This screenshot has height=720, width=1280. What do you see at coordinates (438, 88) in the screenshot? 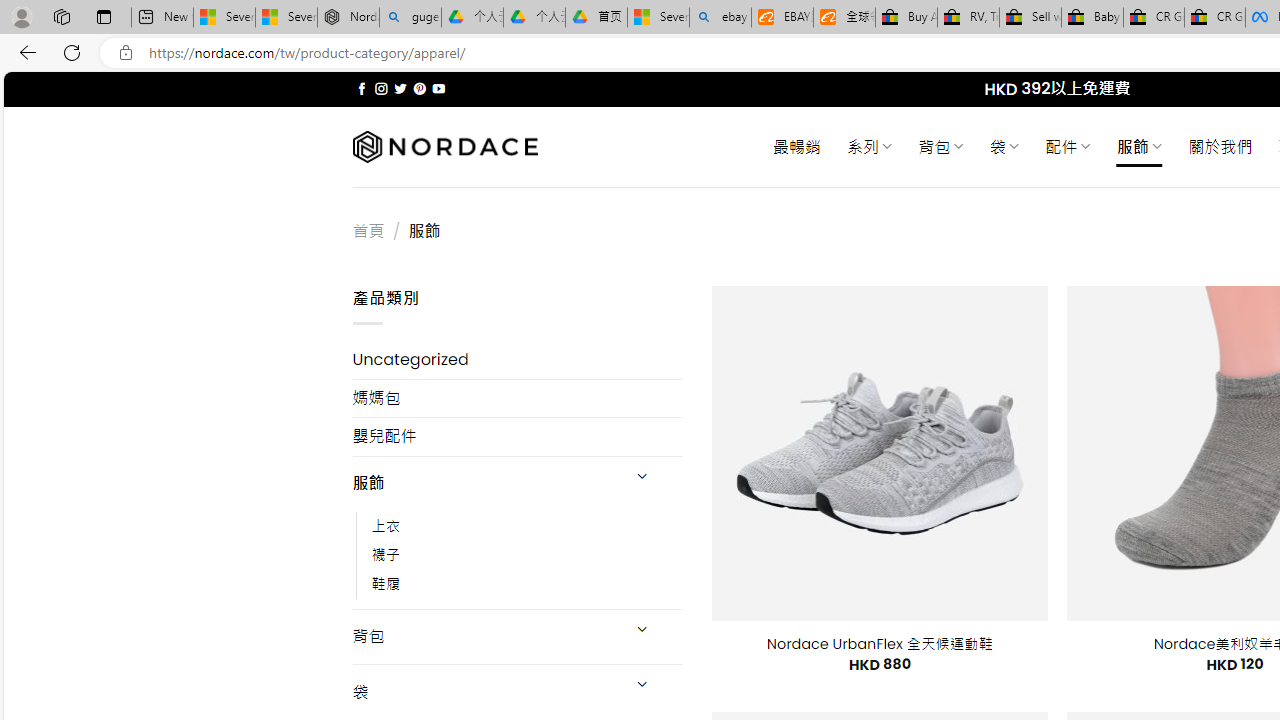
I see `'Follow on YouTube'` at bounding box center [438, 88].